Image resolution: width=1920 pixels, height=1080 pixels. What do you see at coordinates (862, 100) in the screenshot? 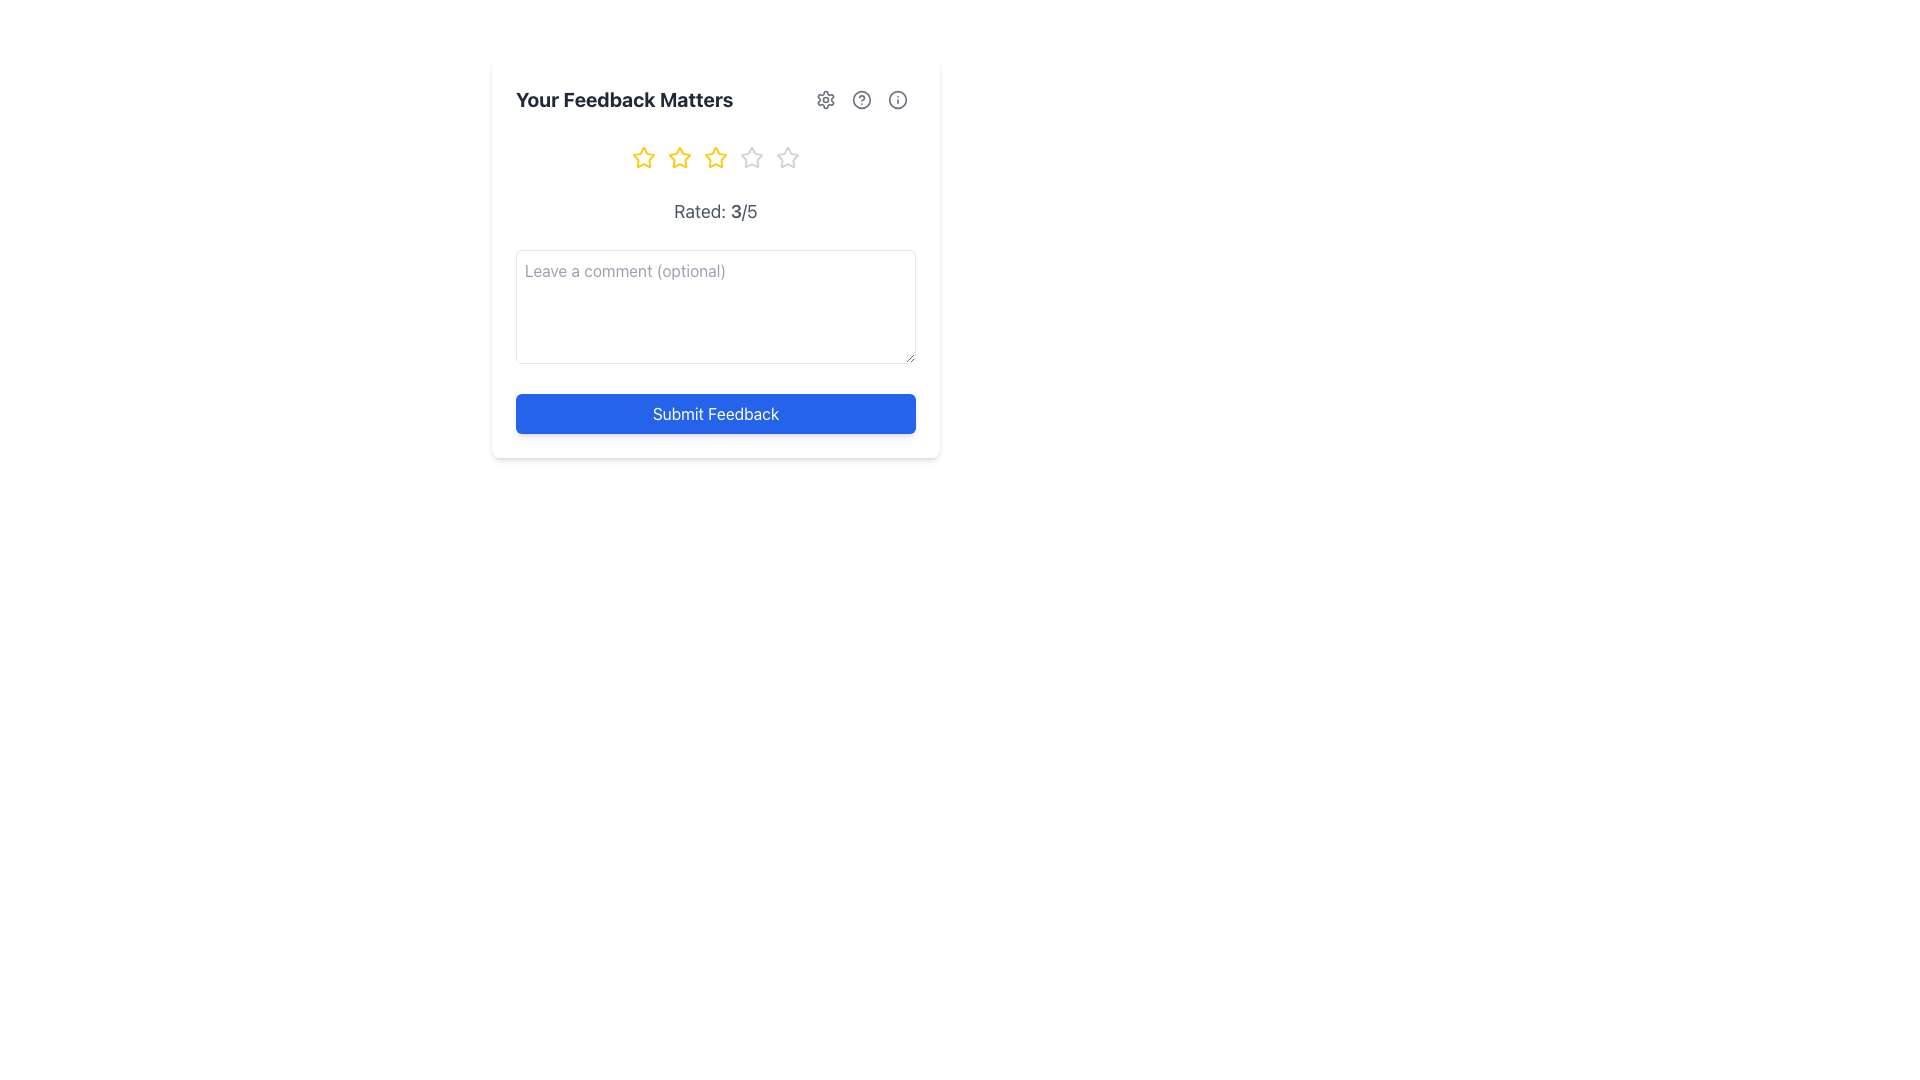
I see `the help icon button located in the top-right corner of the feedback interface` at bounding box center [862, 100].